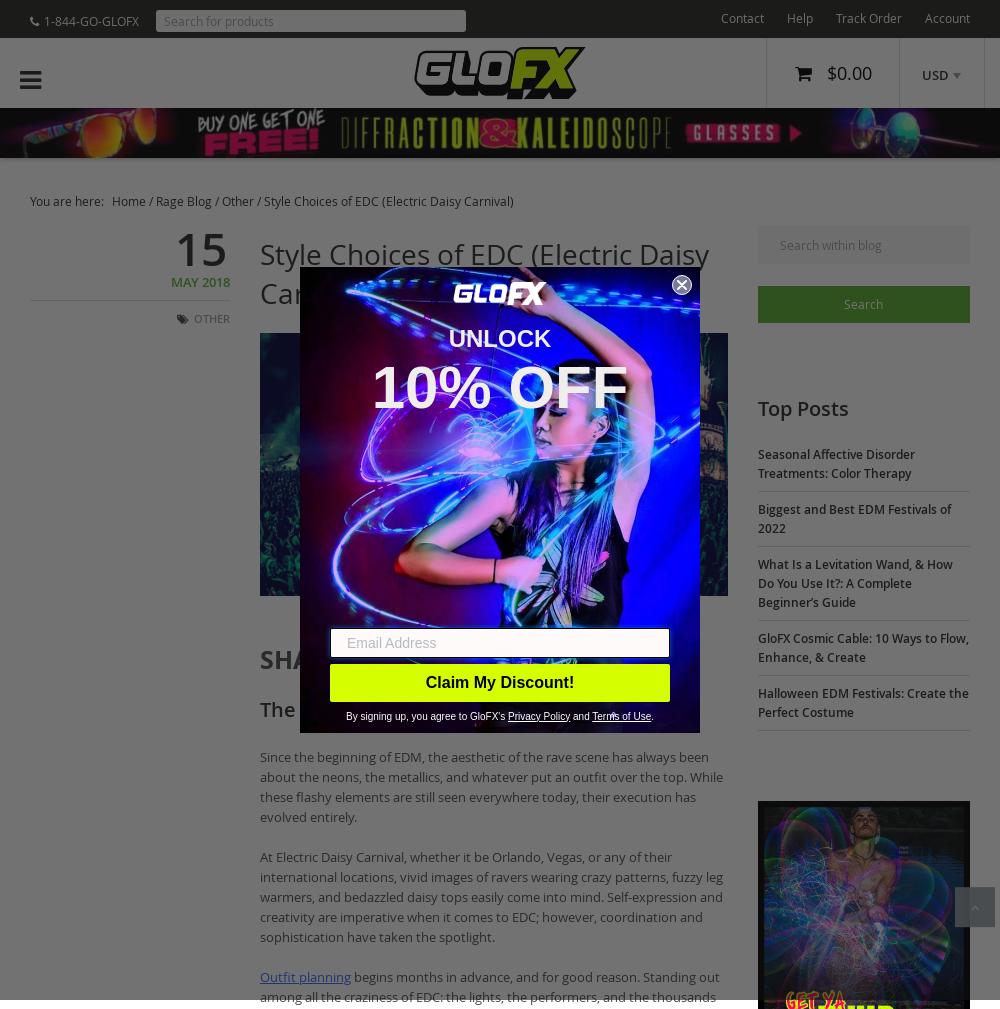 Image resolution: width=1000 pixels, height=1009 pixels. Describe the element at coordinates (305, 976) in the screenshot. I see `'Outfit planning'` at that location.